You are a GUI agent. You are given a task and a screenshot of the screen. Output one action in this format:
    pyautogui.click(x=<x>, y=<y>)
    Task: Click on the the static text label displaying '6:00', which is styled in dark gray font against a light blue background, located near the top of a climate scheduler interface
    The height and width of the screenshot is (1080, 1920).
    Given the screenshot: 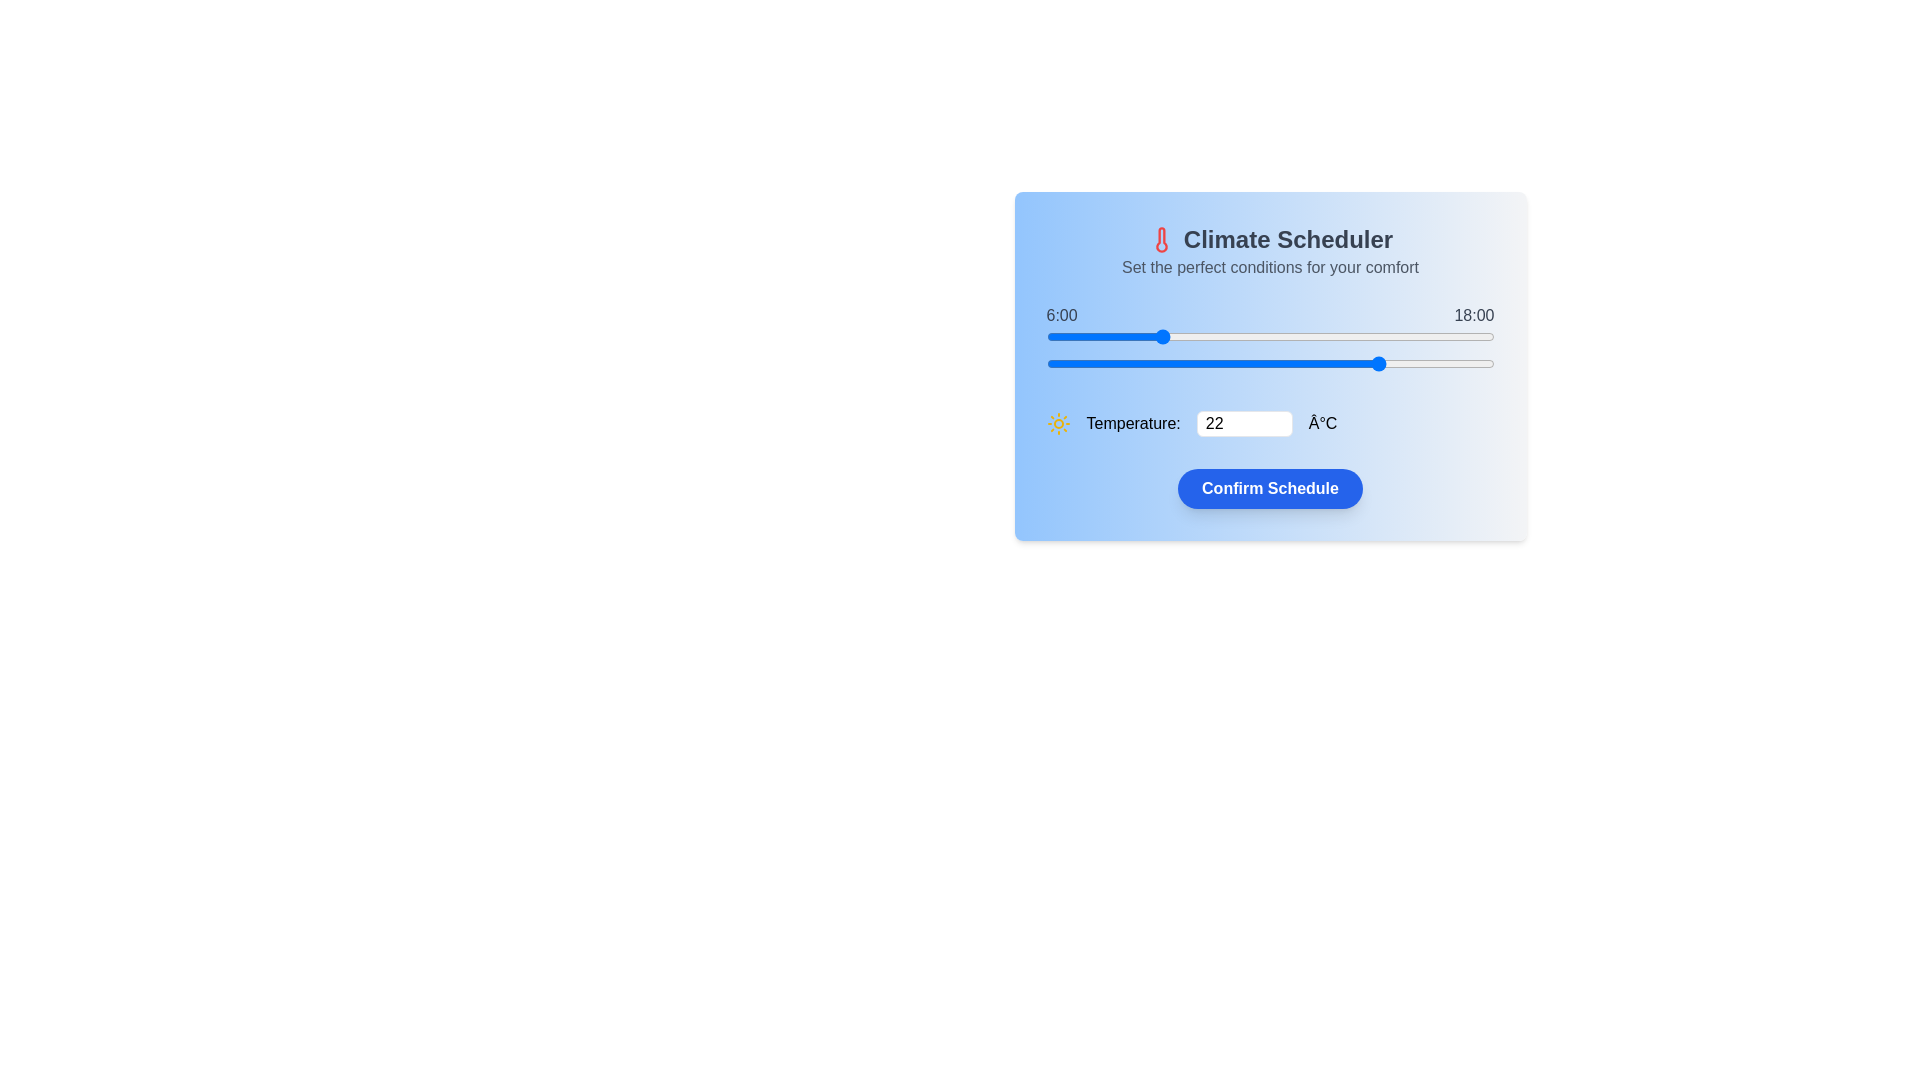 What is the action you would take?
    pyautogui.click(x=1061, y=315)
    